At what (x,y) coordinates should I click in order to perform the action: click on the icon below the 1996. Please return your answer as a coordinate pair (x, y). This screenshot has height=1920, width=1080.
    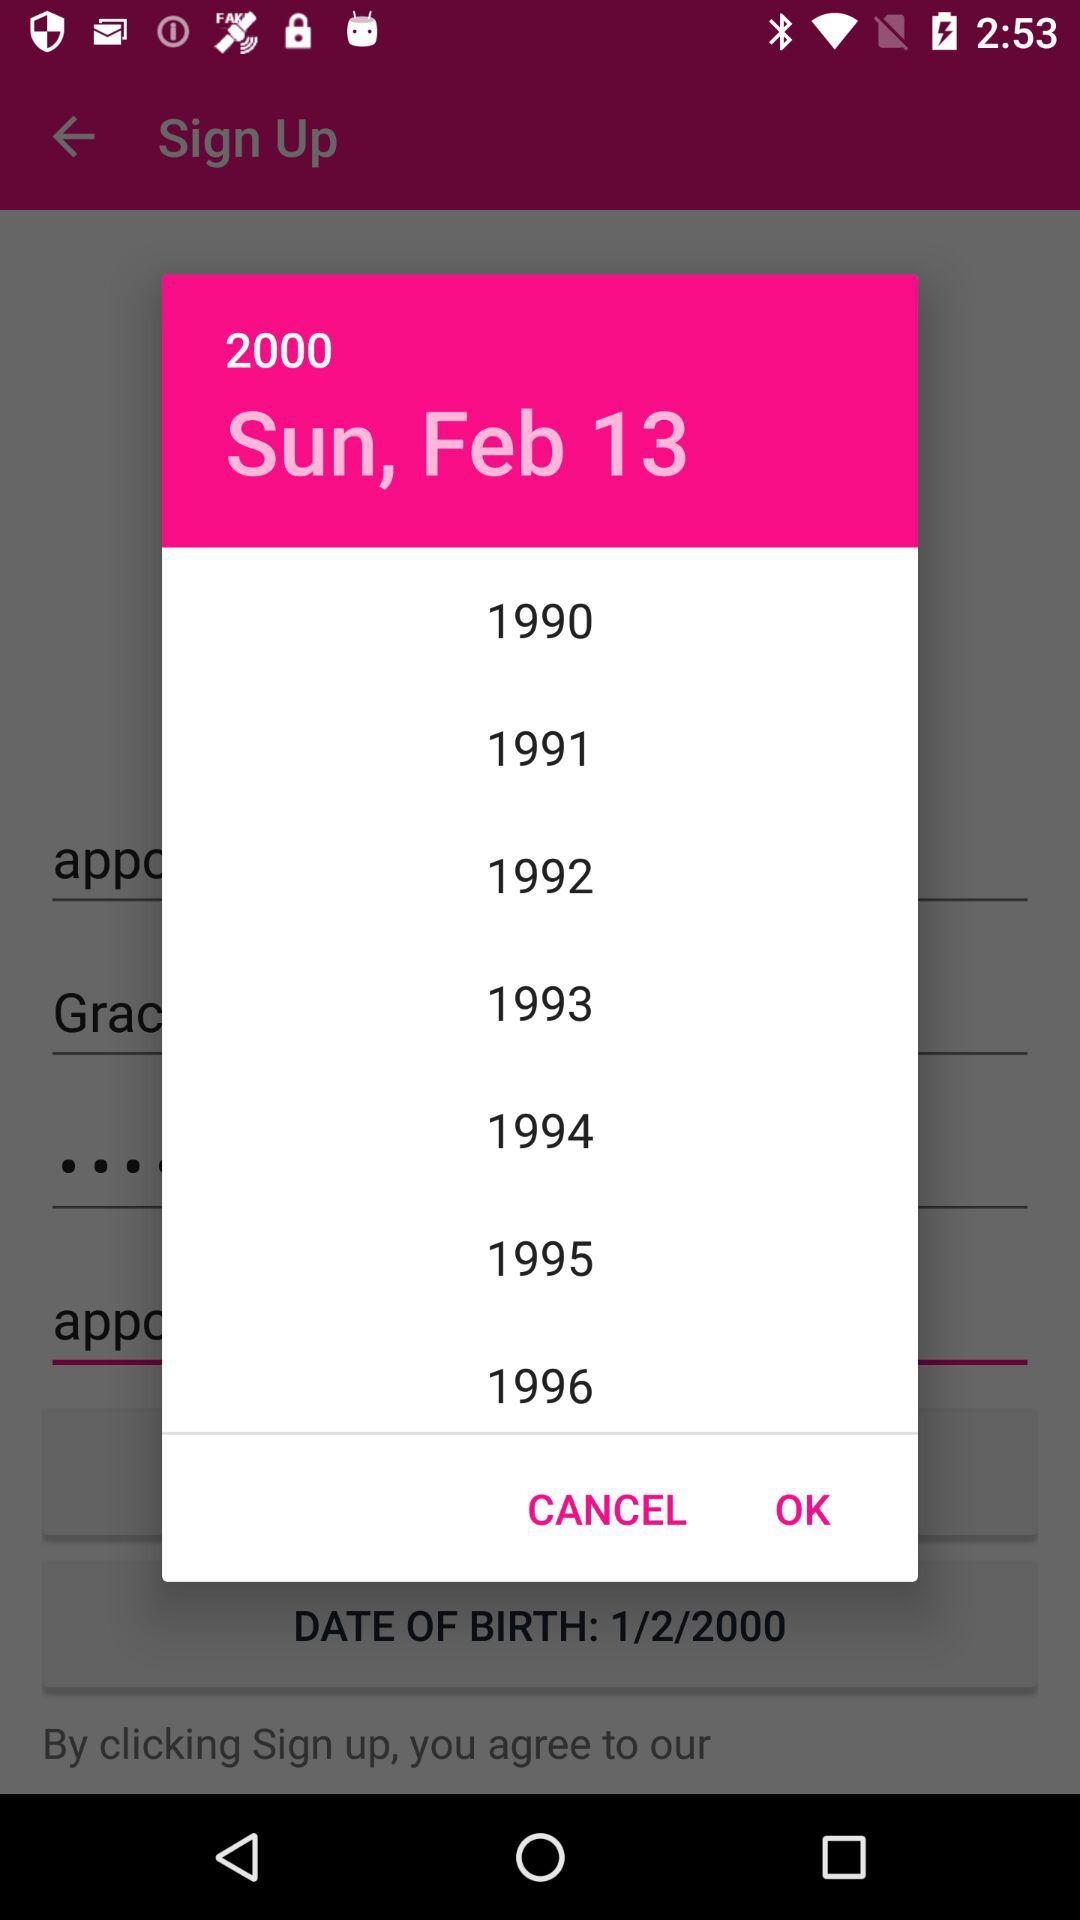
    Looking at the image, I should click on (801, 1508).